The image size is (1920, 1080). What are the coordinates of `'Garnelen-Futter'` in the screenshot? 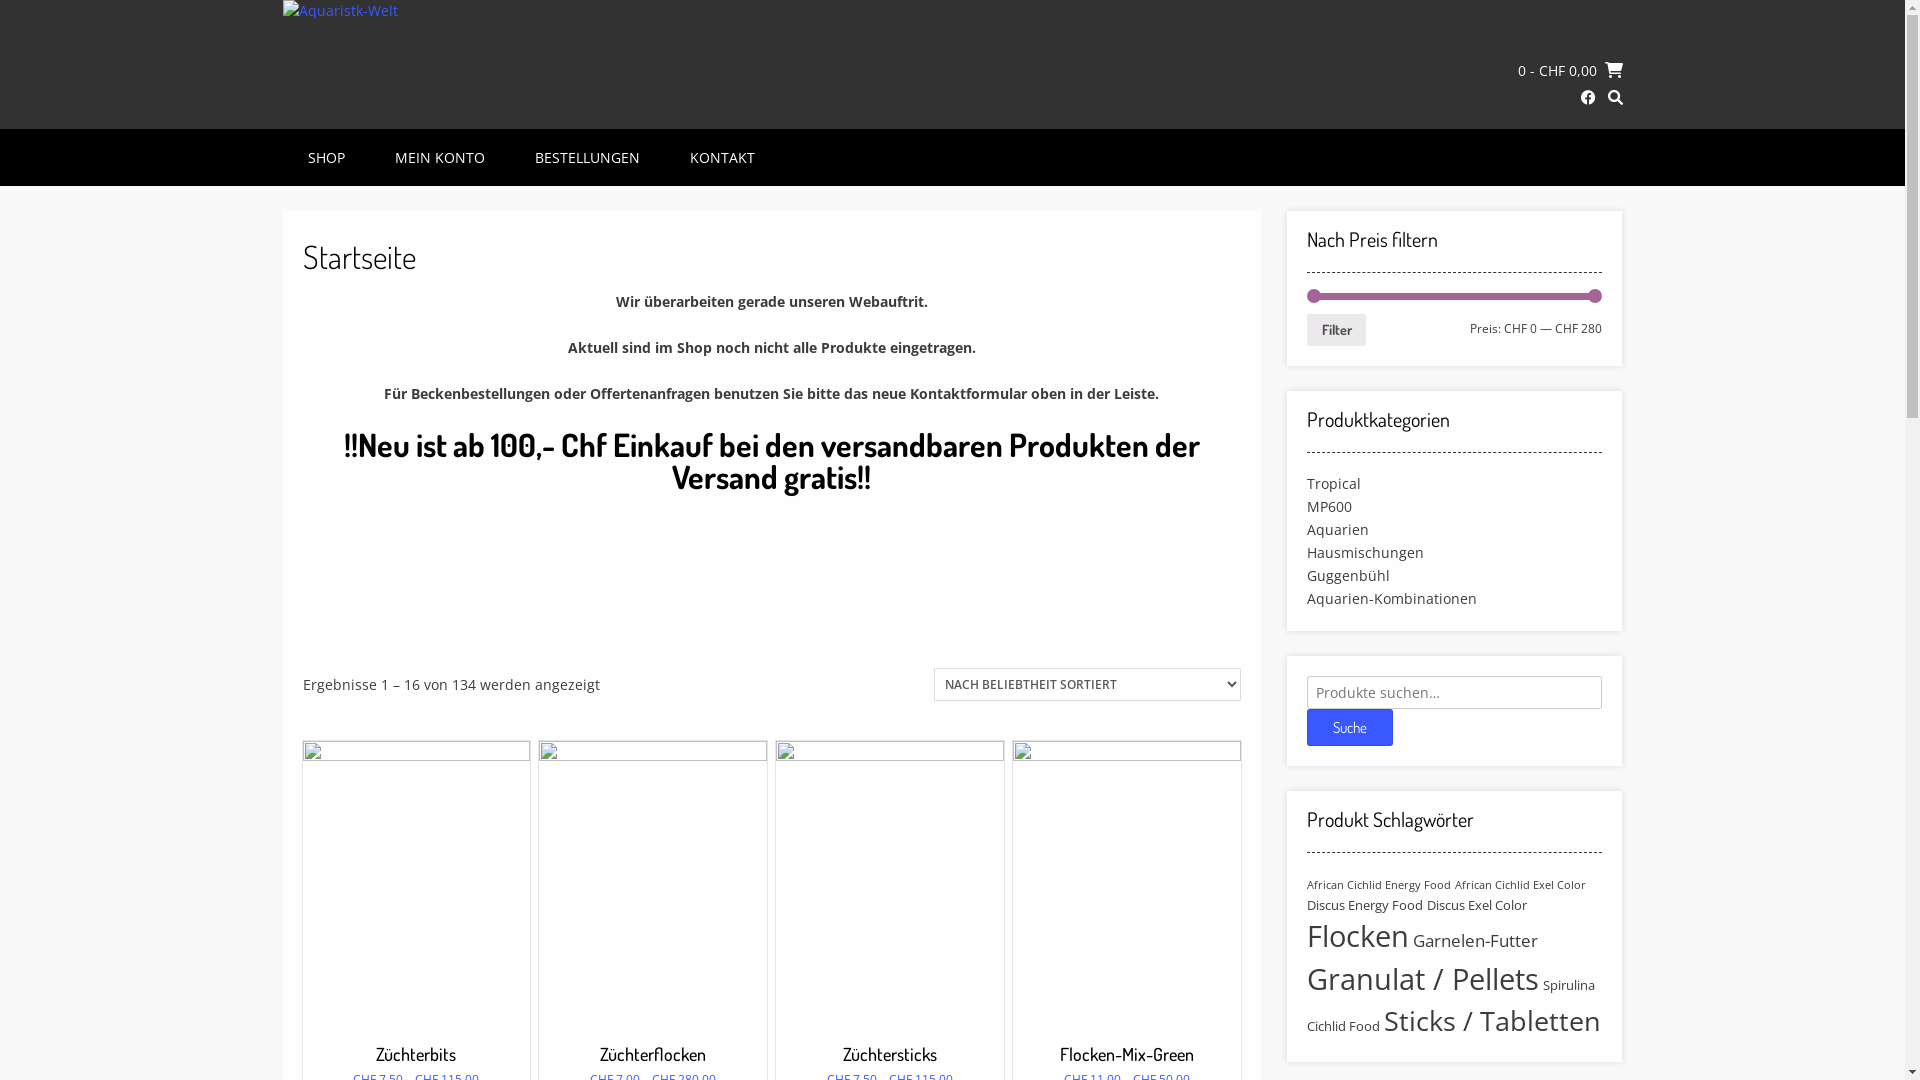 It's located at (1475, 940).